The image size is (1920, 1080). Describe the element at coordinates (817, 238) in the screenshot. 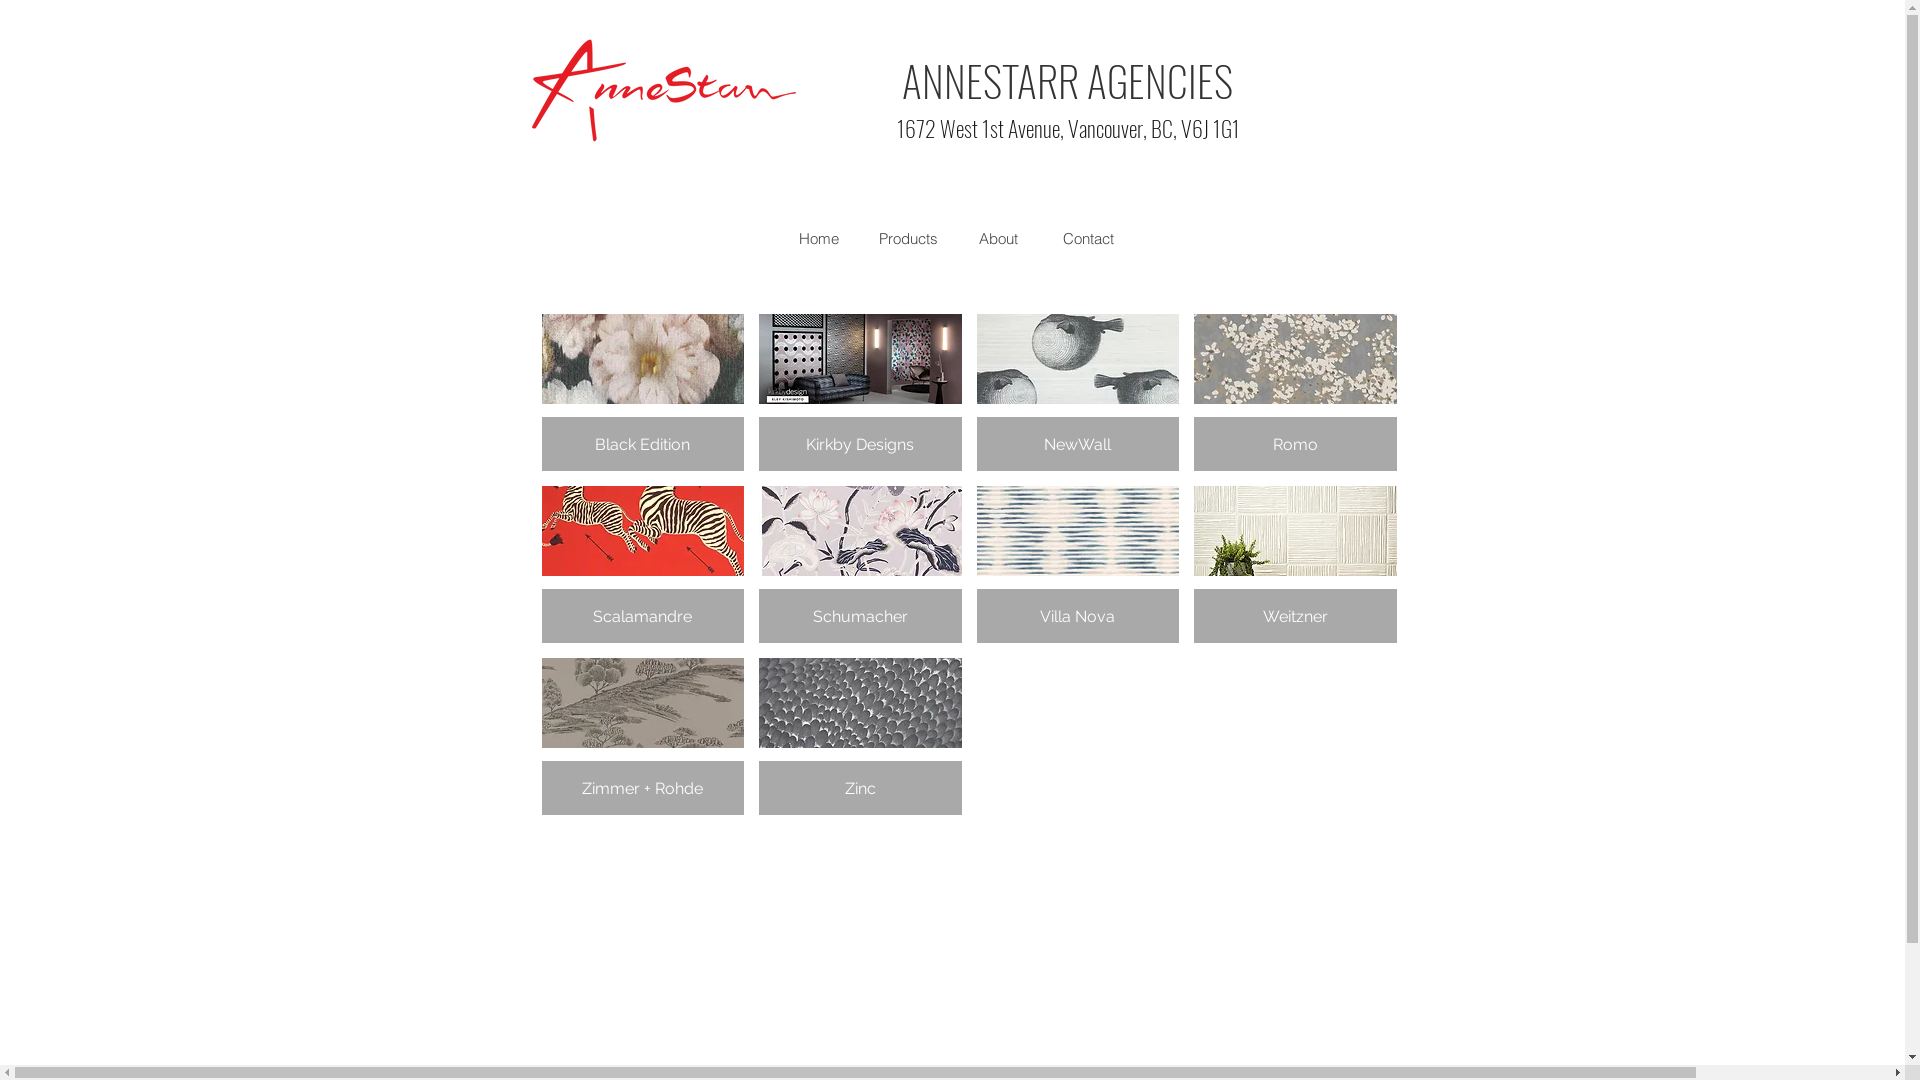

I see `'Home'` at that location.